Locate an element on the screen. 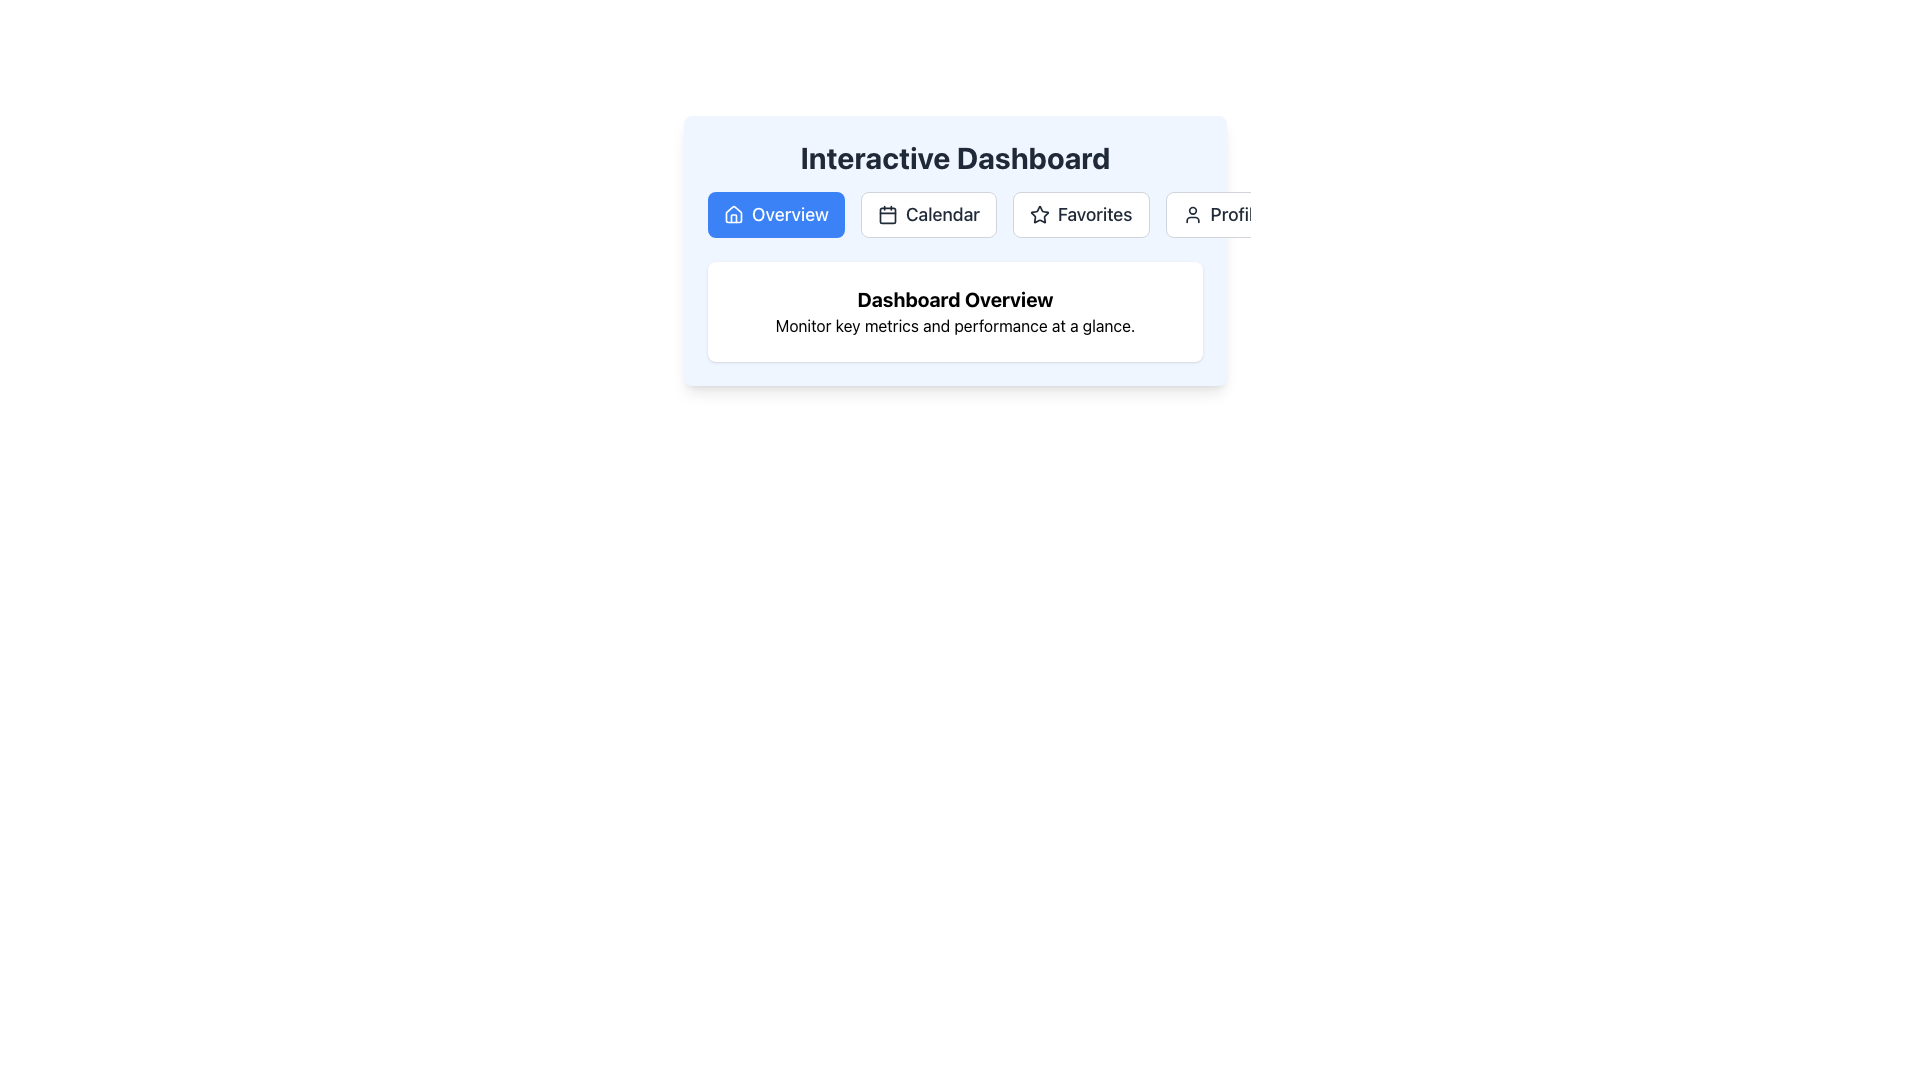  the navigation buttons within the dashboard overview section, which provides access to key metrics and performance indicators is located at coordinates (954, 249).